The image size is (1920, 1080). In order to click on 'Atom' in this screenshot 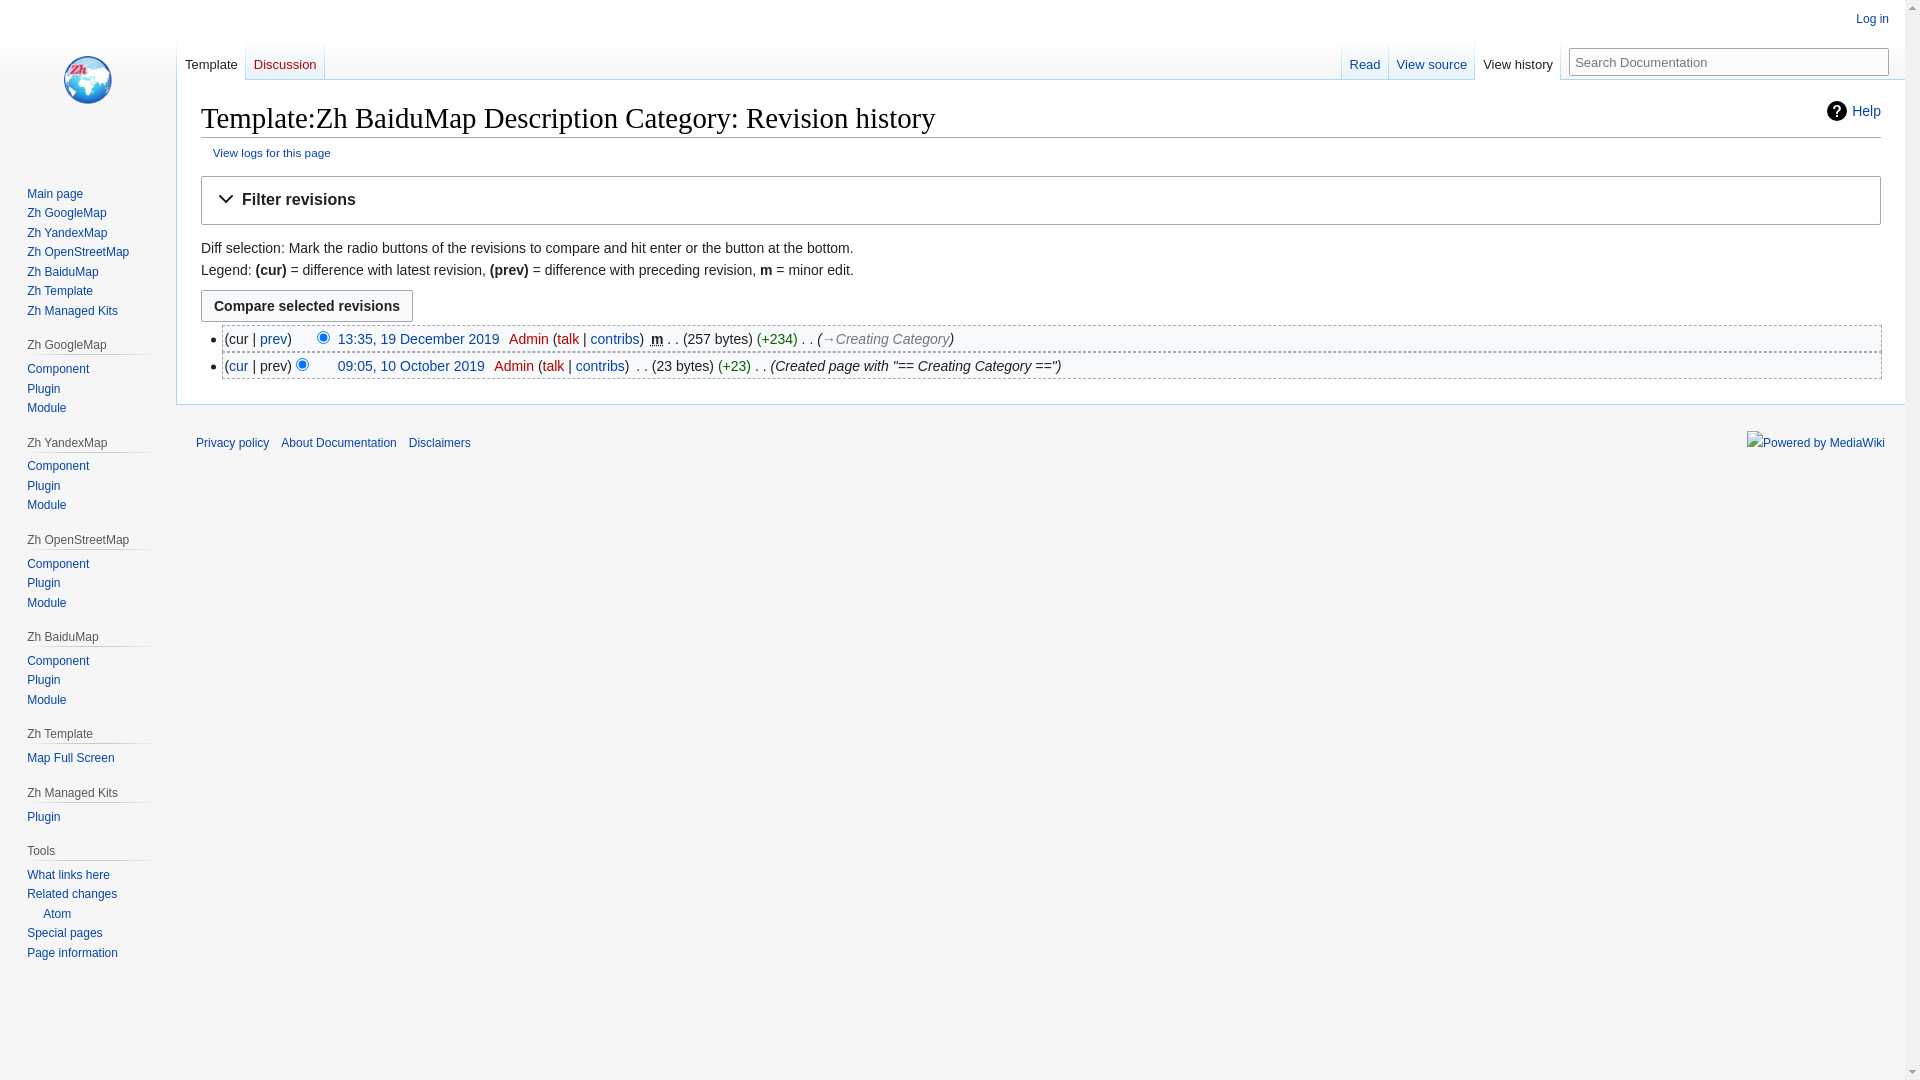, I will do `click(48, 914)`.